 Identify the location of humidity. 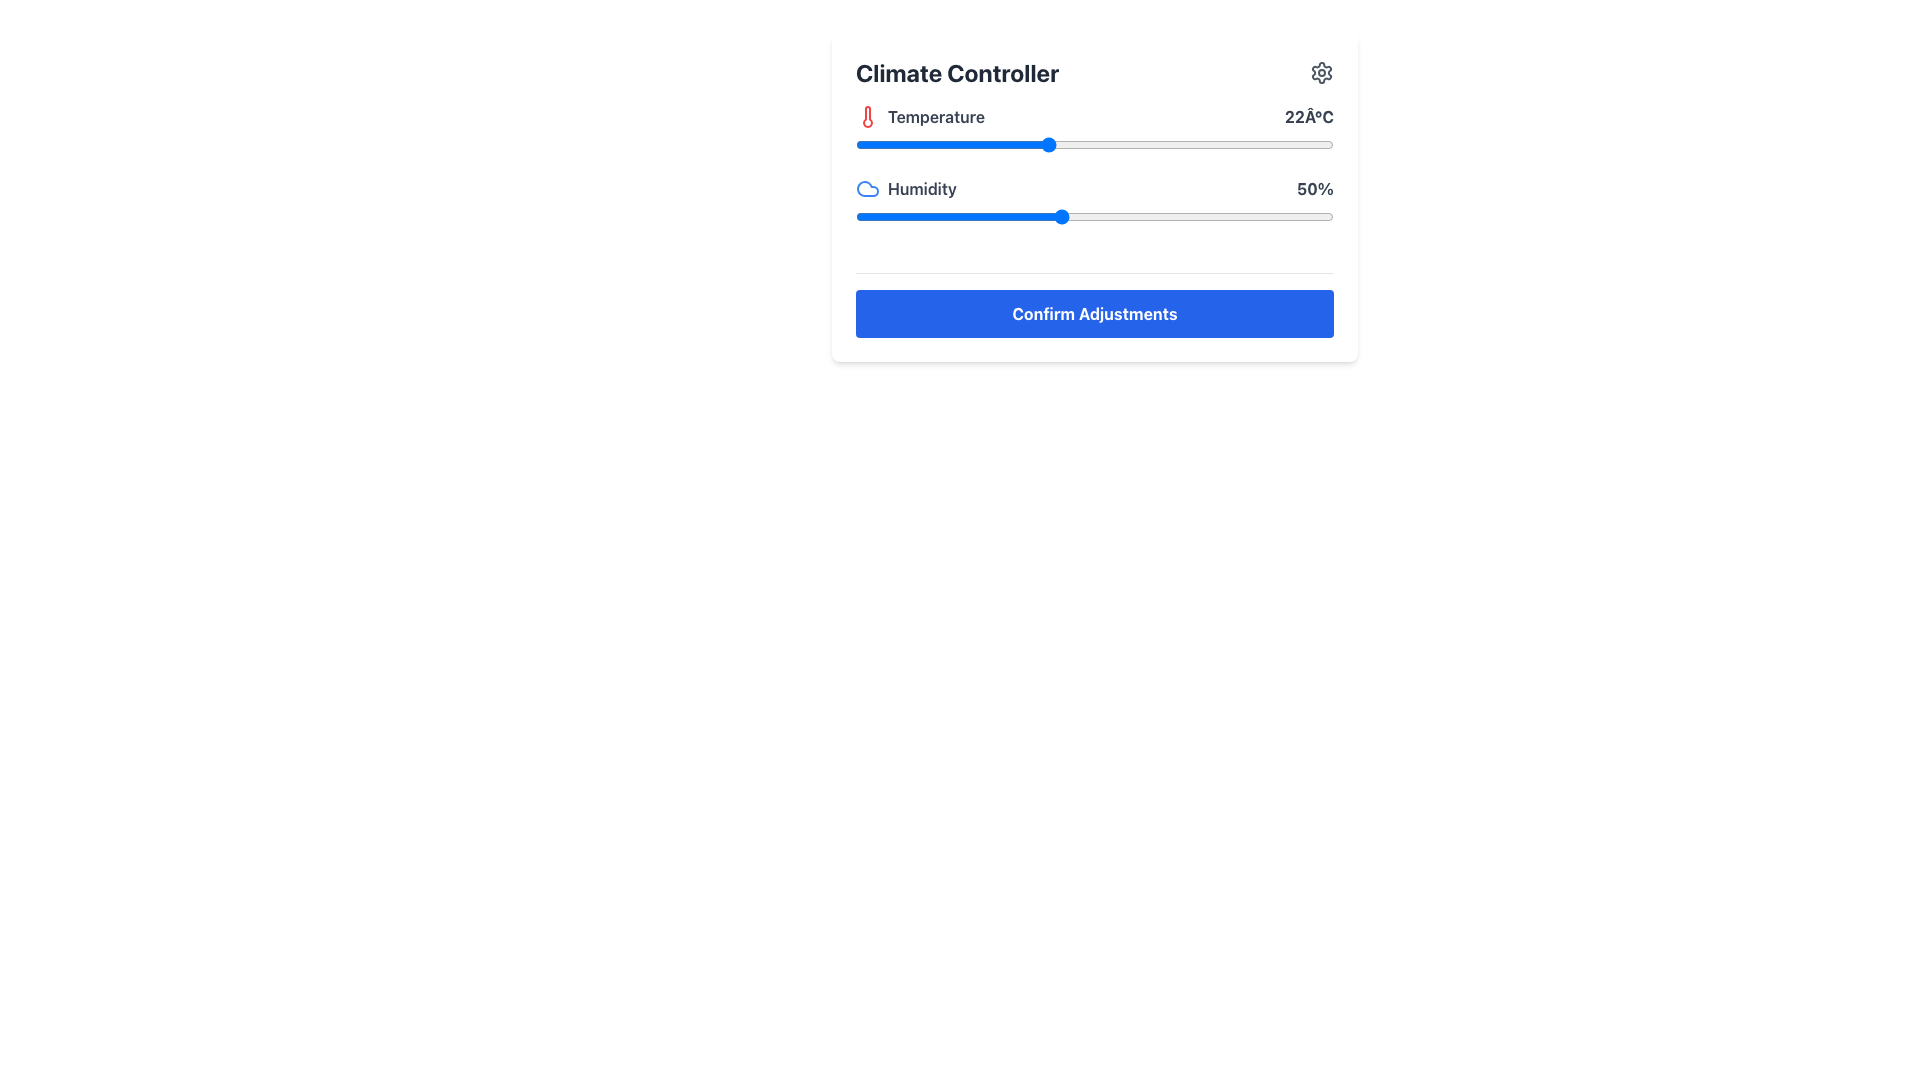
(1093, 216).